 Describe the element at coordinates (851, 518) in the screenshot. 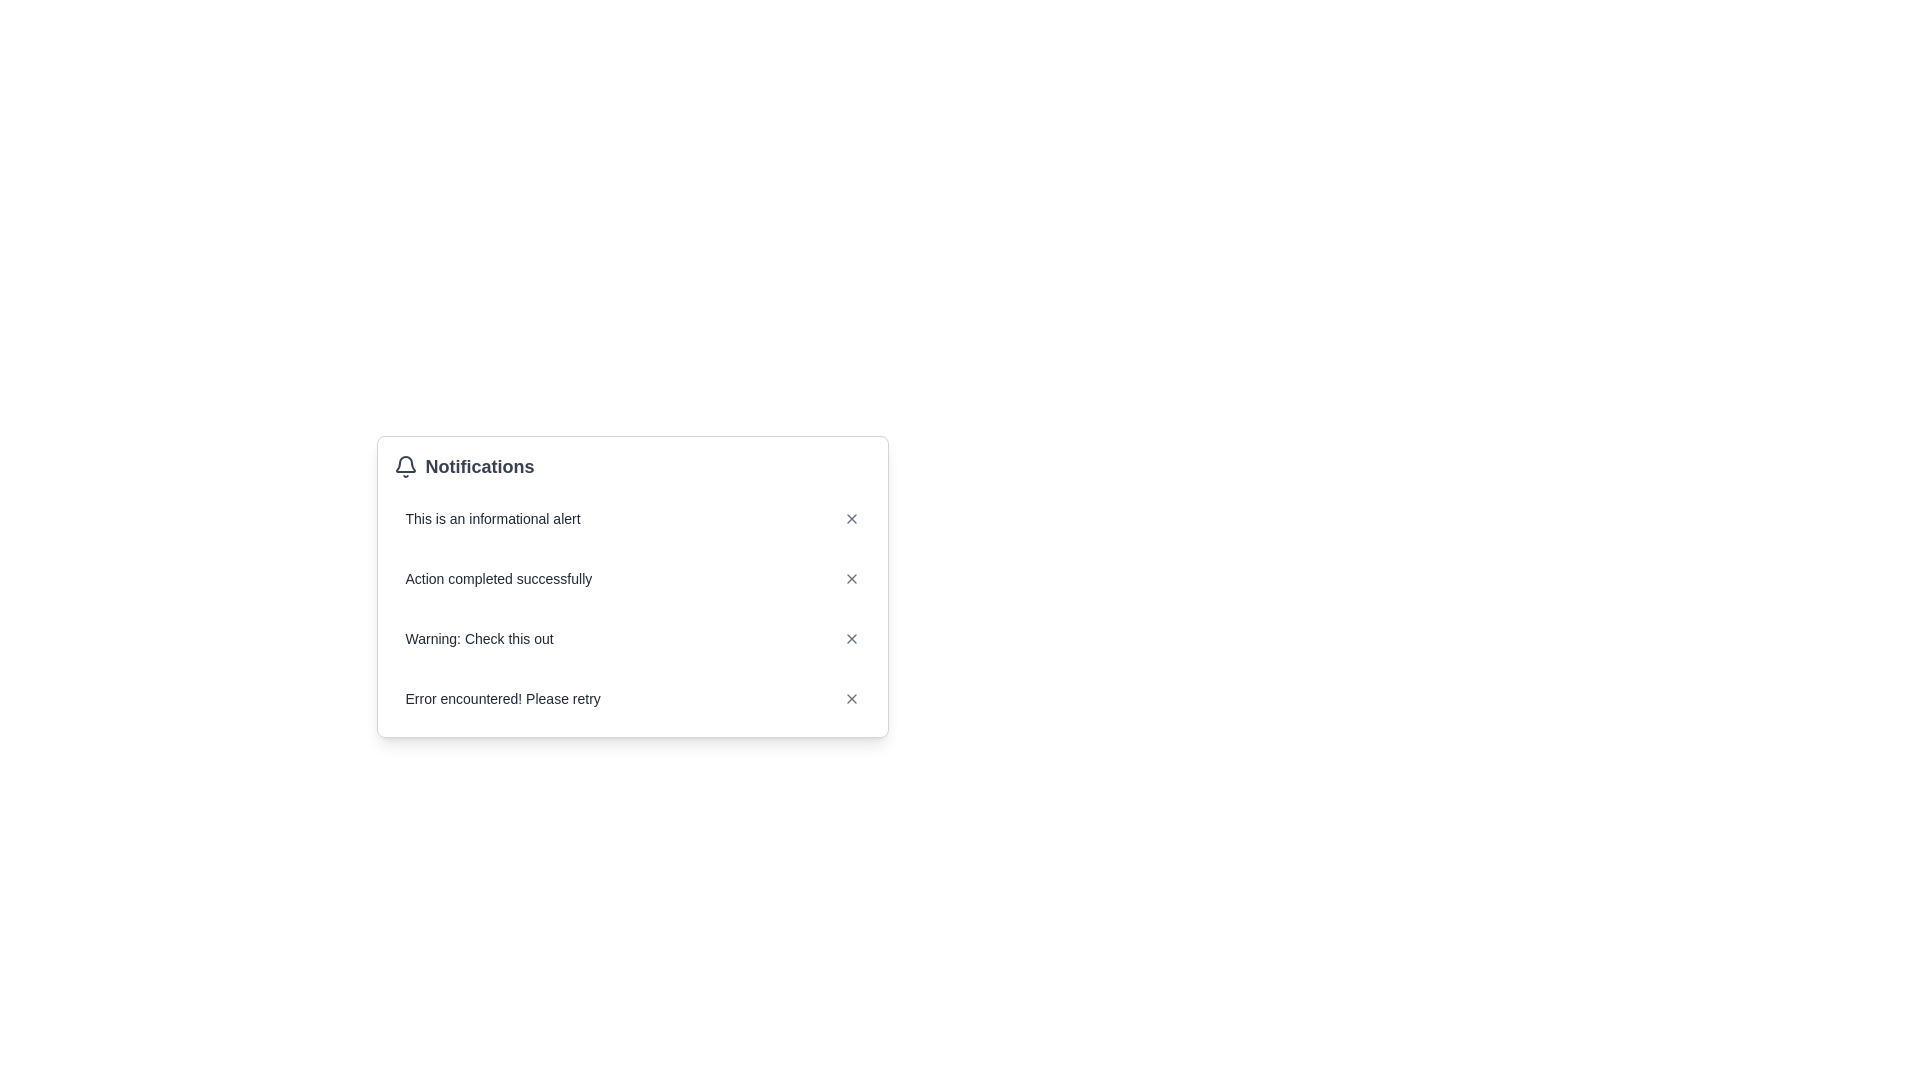

I see `the 'X' icon button next to the text 'This is an informational alert' to change its color to a darker shade` at that location.